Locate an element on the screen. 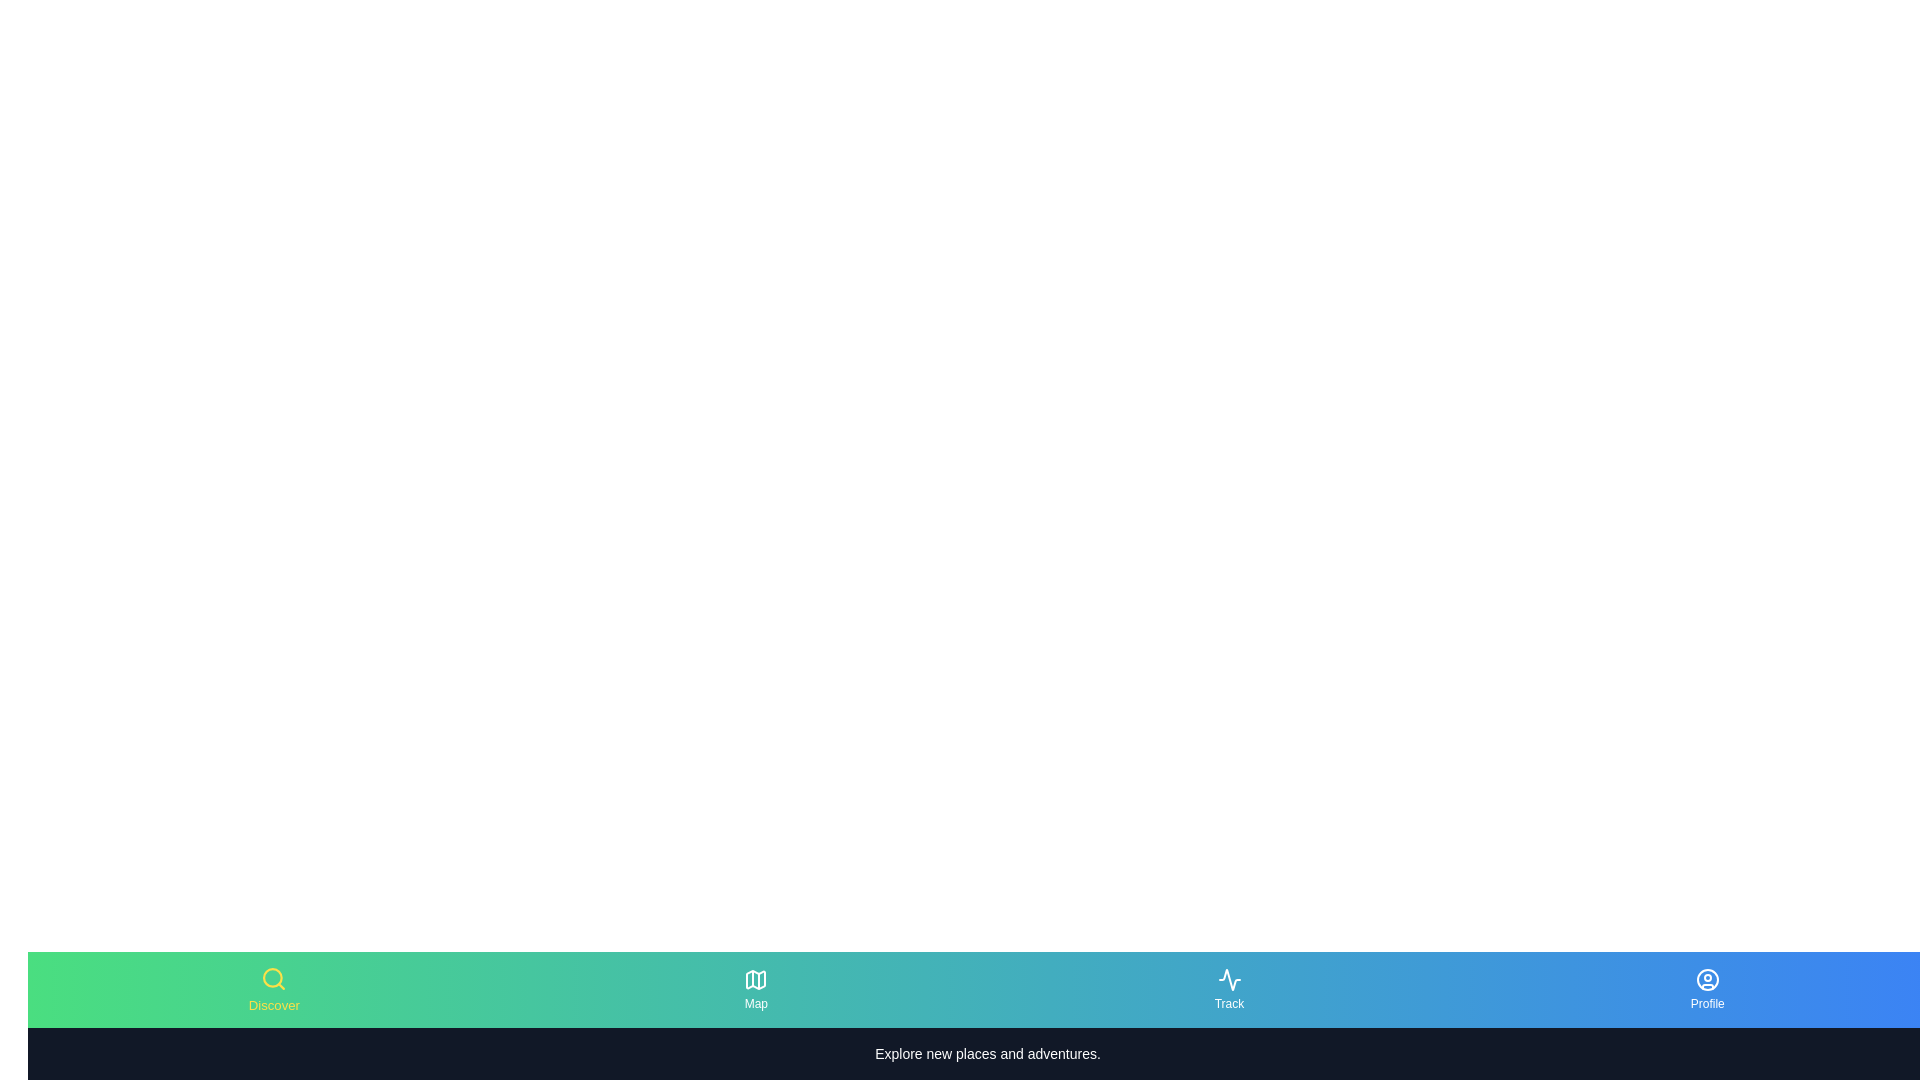 This screenshot has width=1920, height=1080. the tab labeled Track to navigate to its content is located at coordinates (1227, 990).